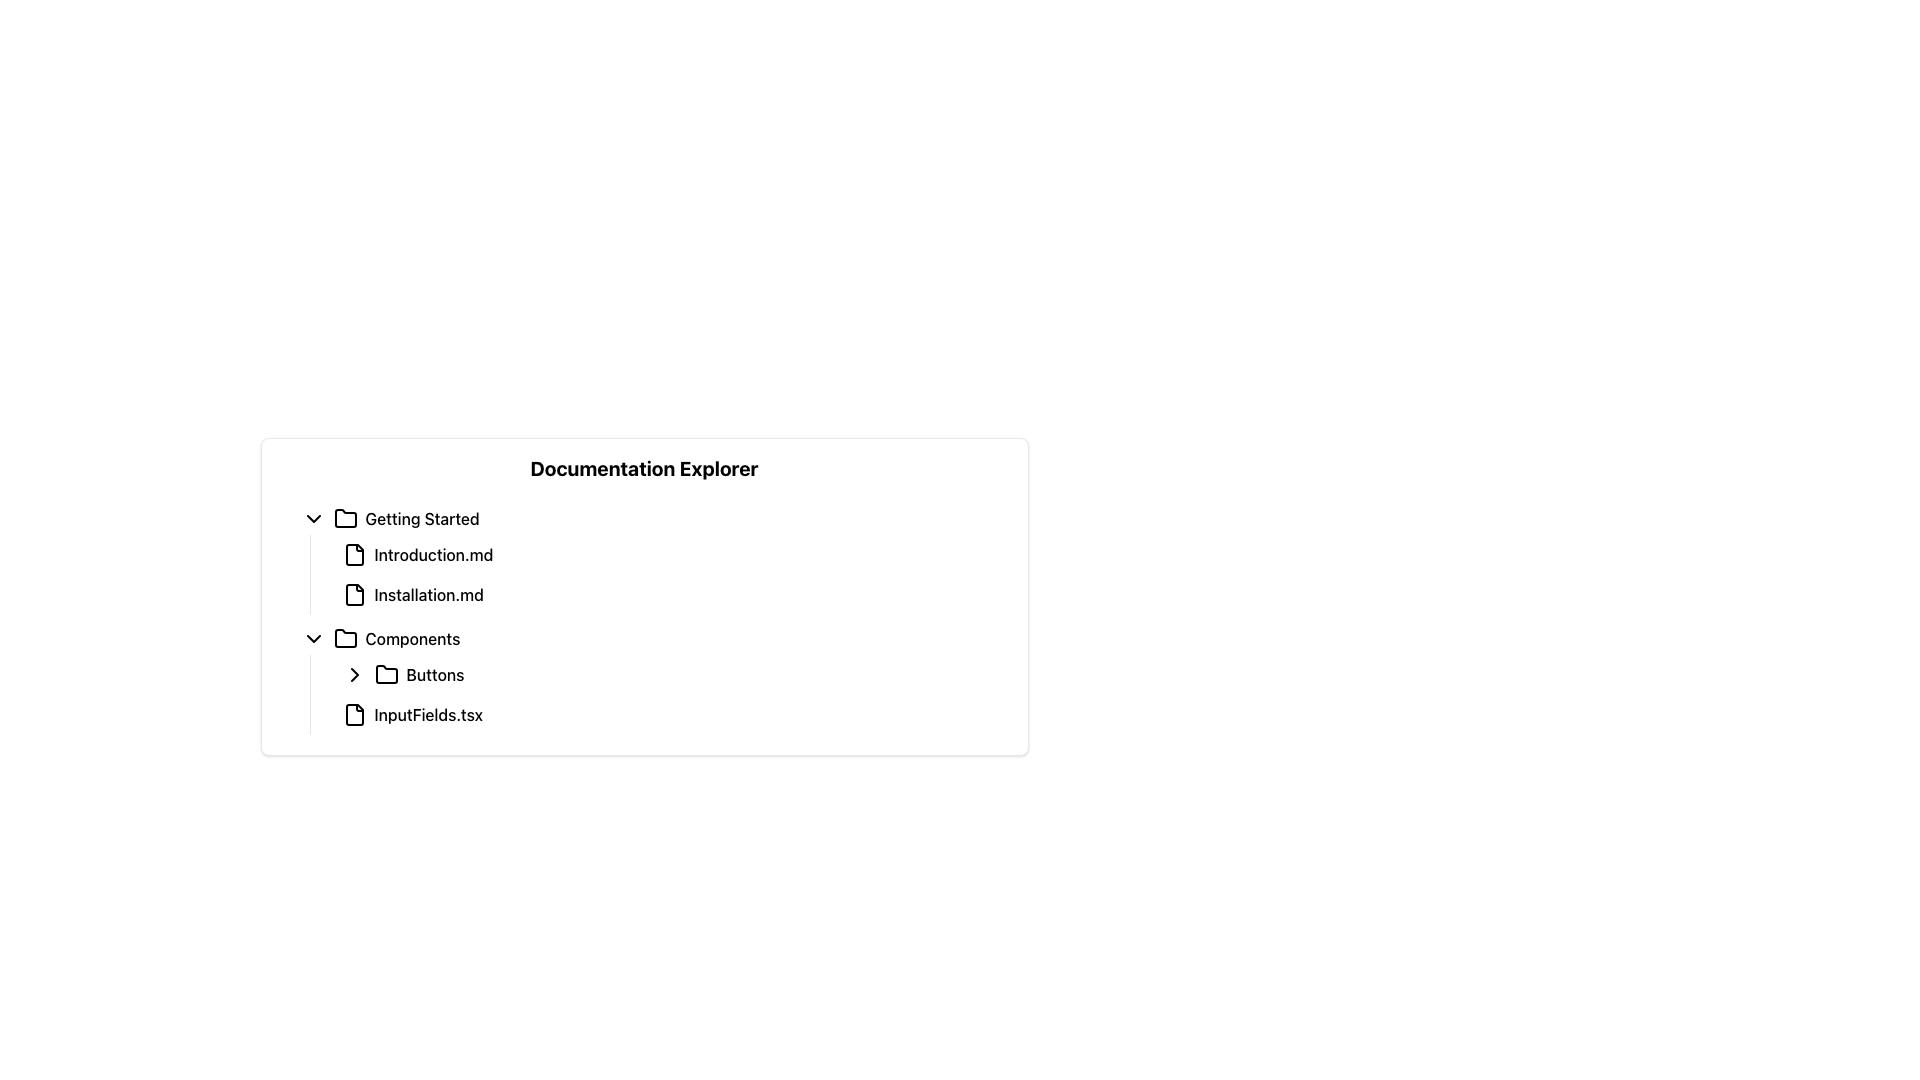 This screenshot has width=1920, height=1080. I want to click on the file entry named 'InputFields.tsx' in the 'Components > Buttons' section of the Documentation Explorer, so click(411, 713).